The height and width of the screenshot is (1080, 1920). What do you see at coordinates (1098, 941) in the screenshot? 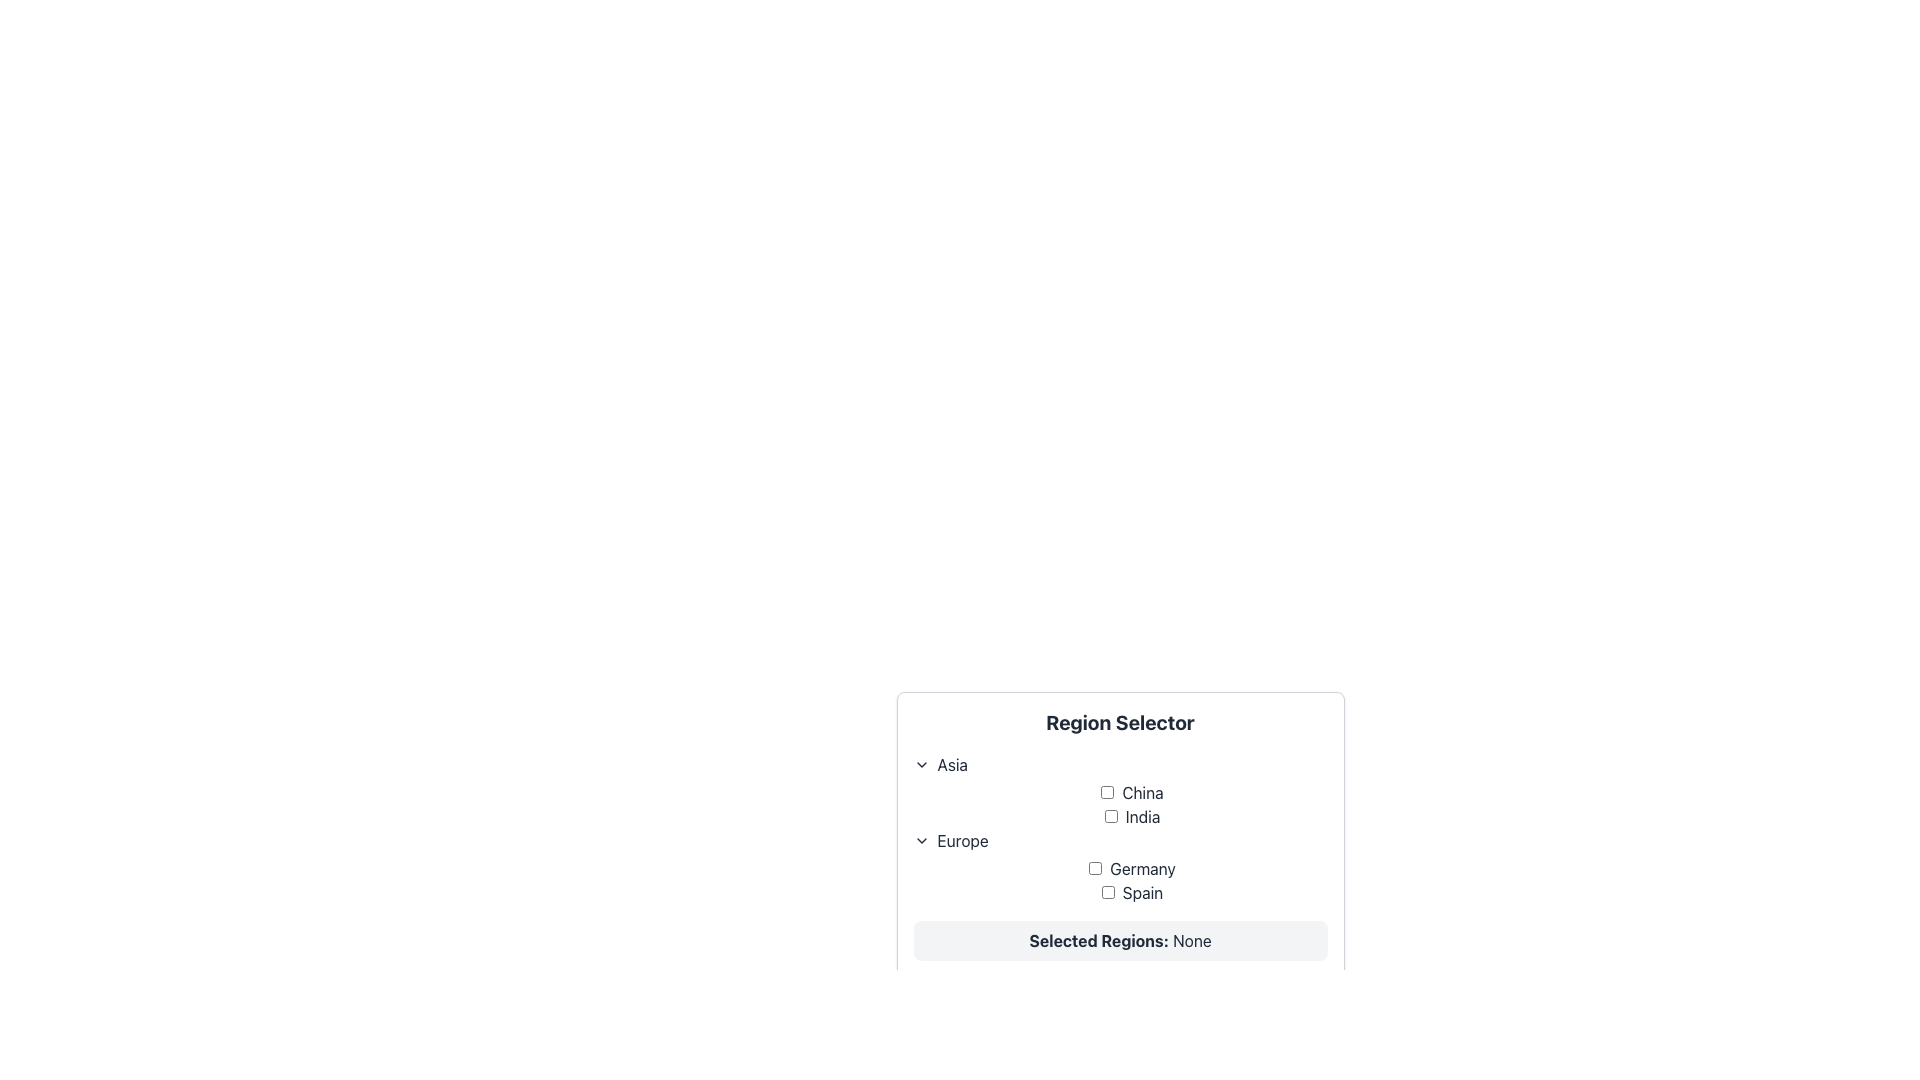
I see `the text label displaying 'Selected Regions:' which is styled in bold on a light gray background` at bounding box center [1098, 941].